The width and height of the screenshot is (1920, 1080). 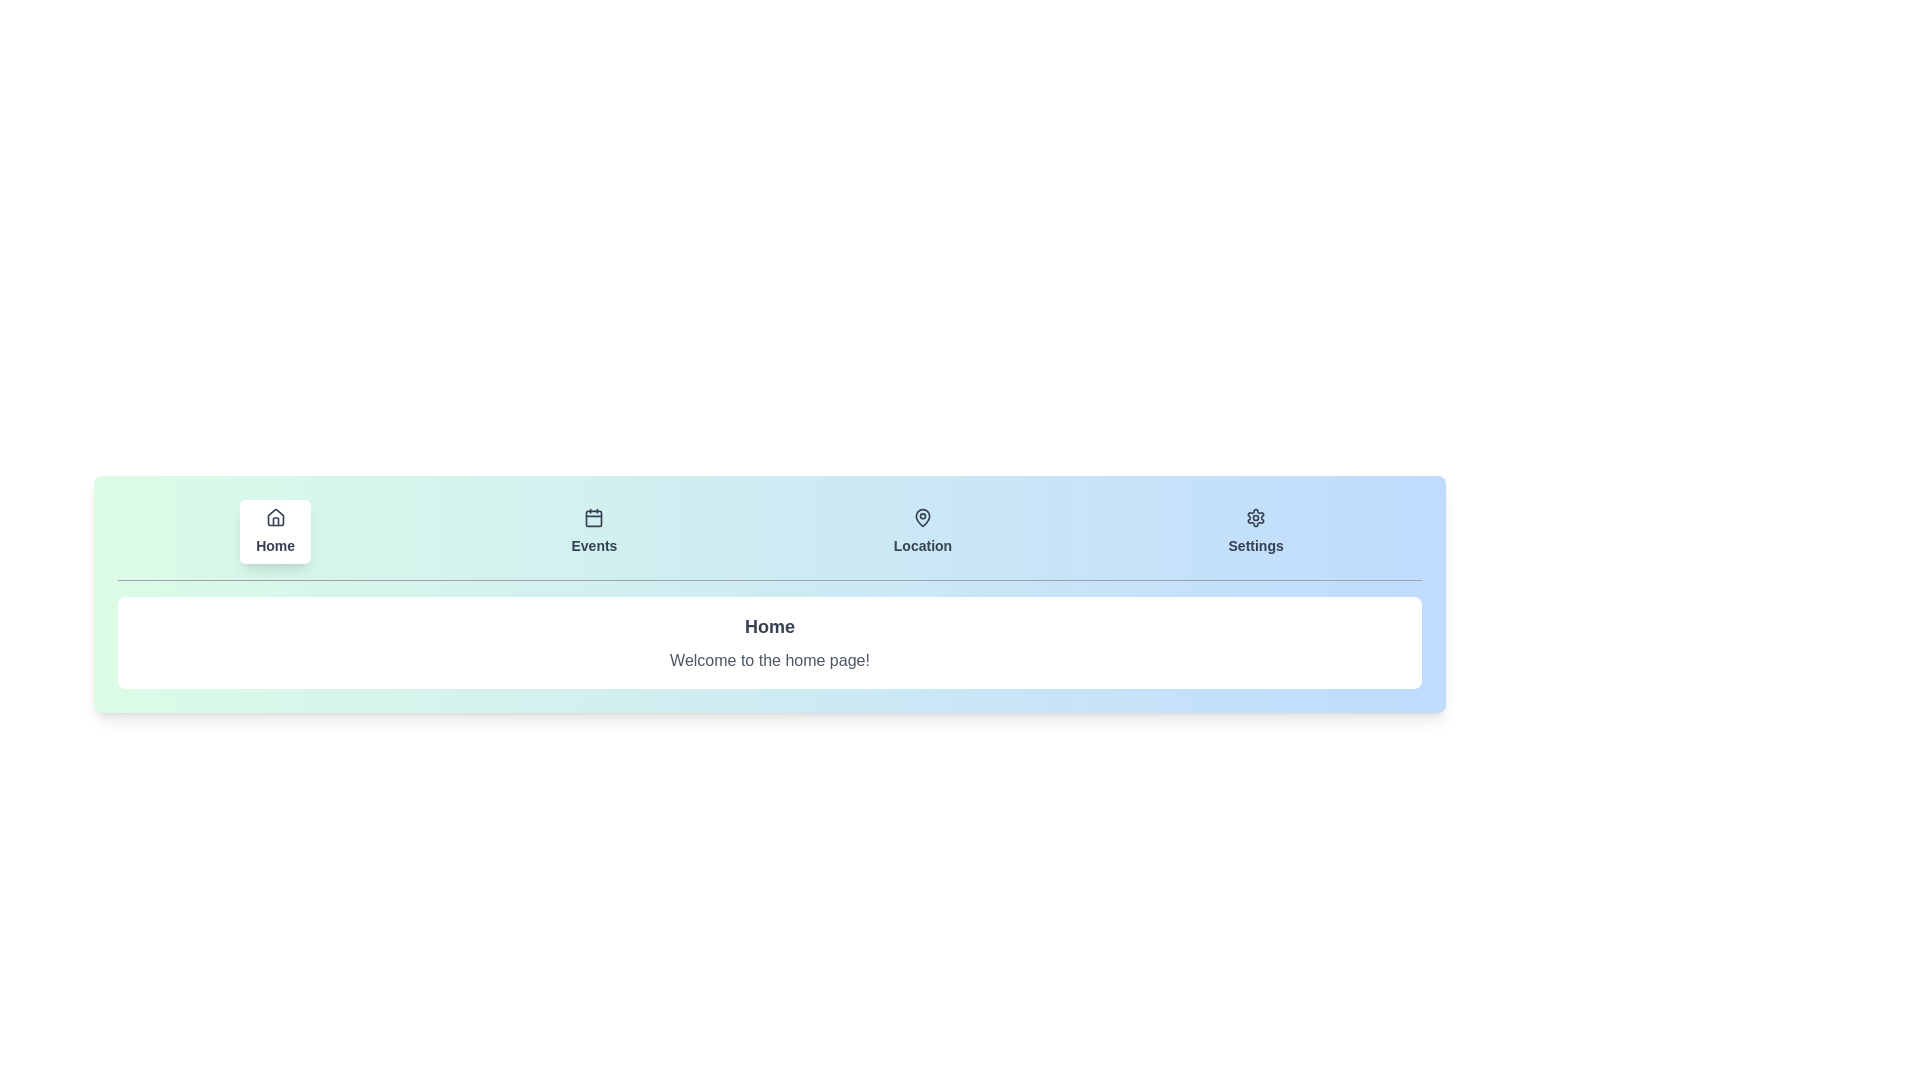 What do you see at coordinates (921, 531) in the screenshot?
I see `the tab corresponding to Location` at bounding box center [921, 531].